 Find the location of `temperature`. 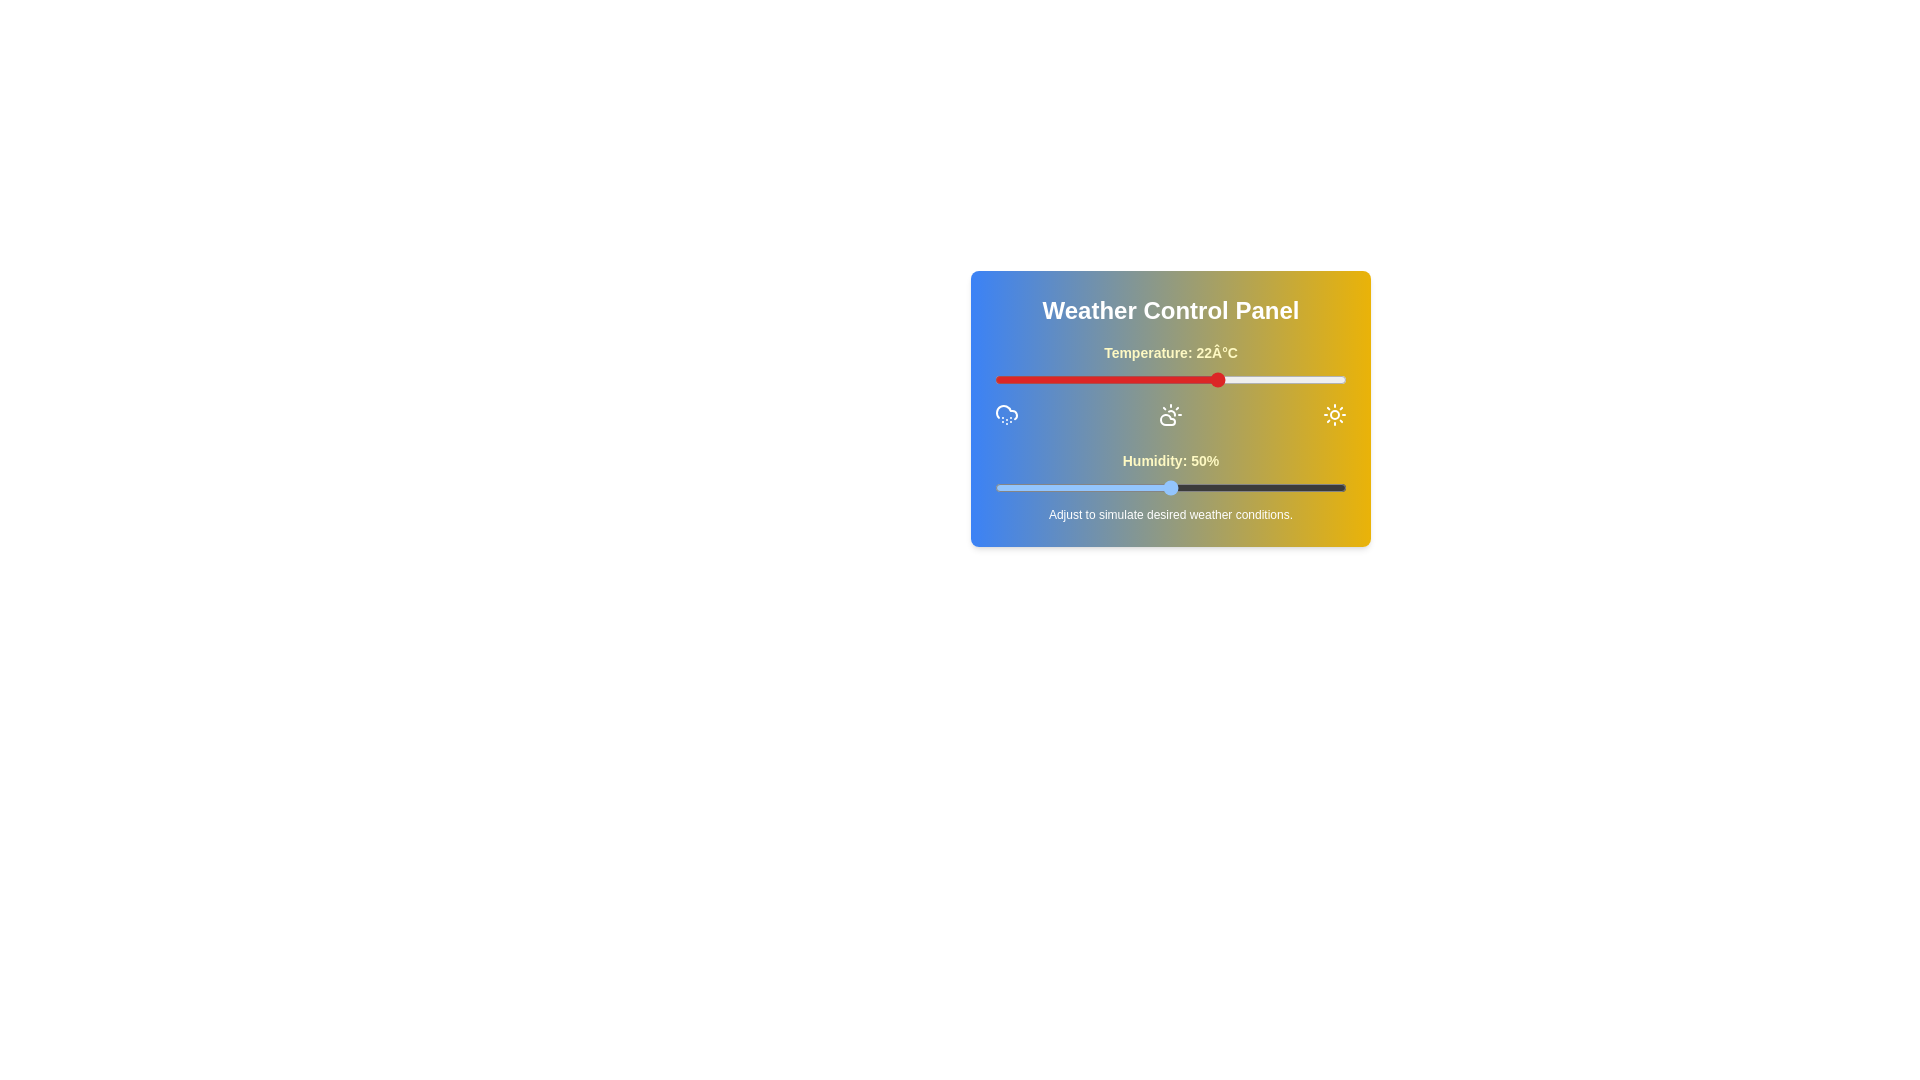

temperature is located at coordinates (1002, 380).